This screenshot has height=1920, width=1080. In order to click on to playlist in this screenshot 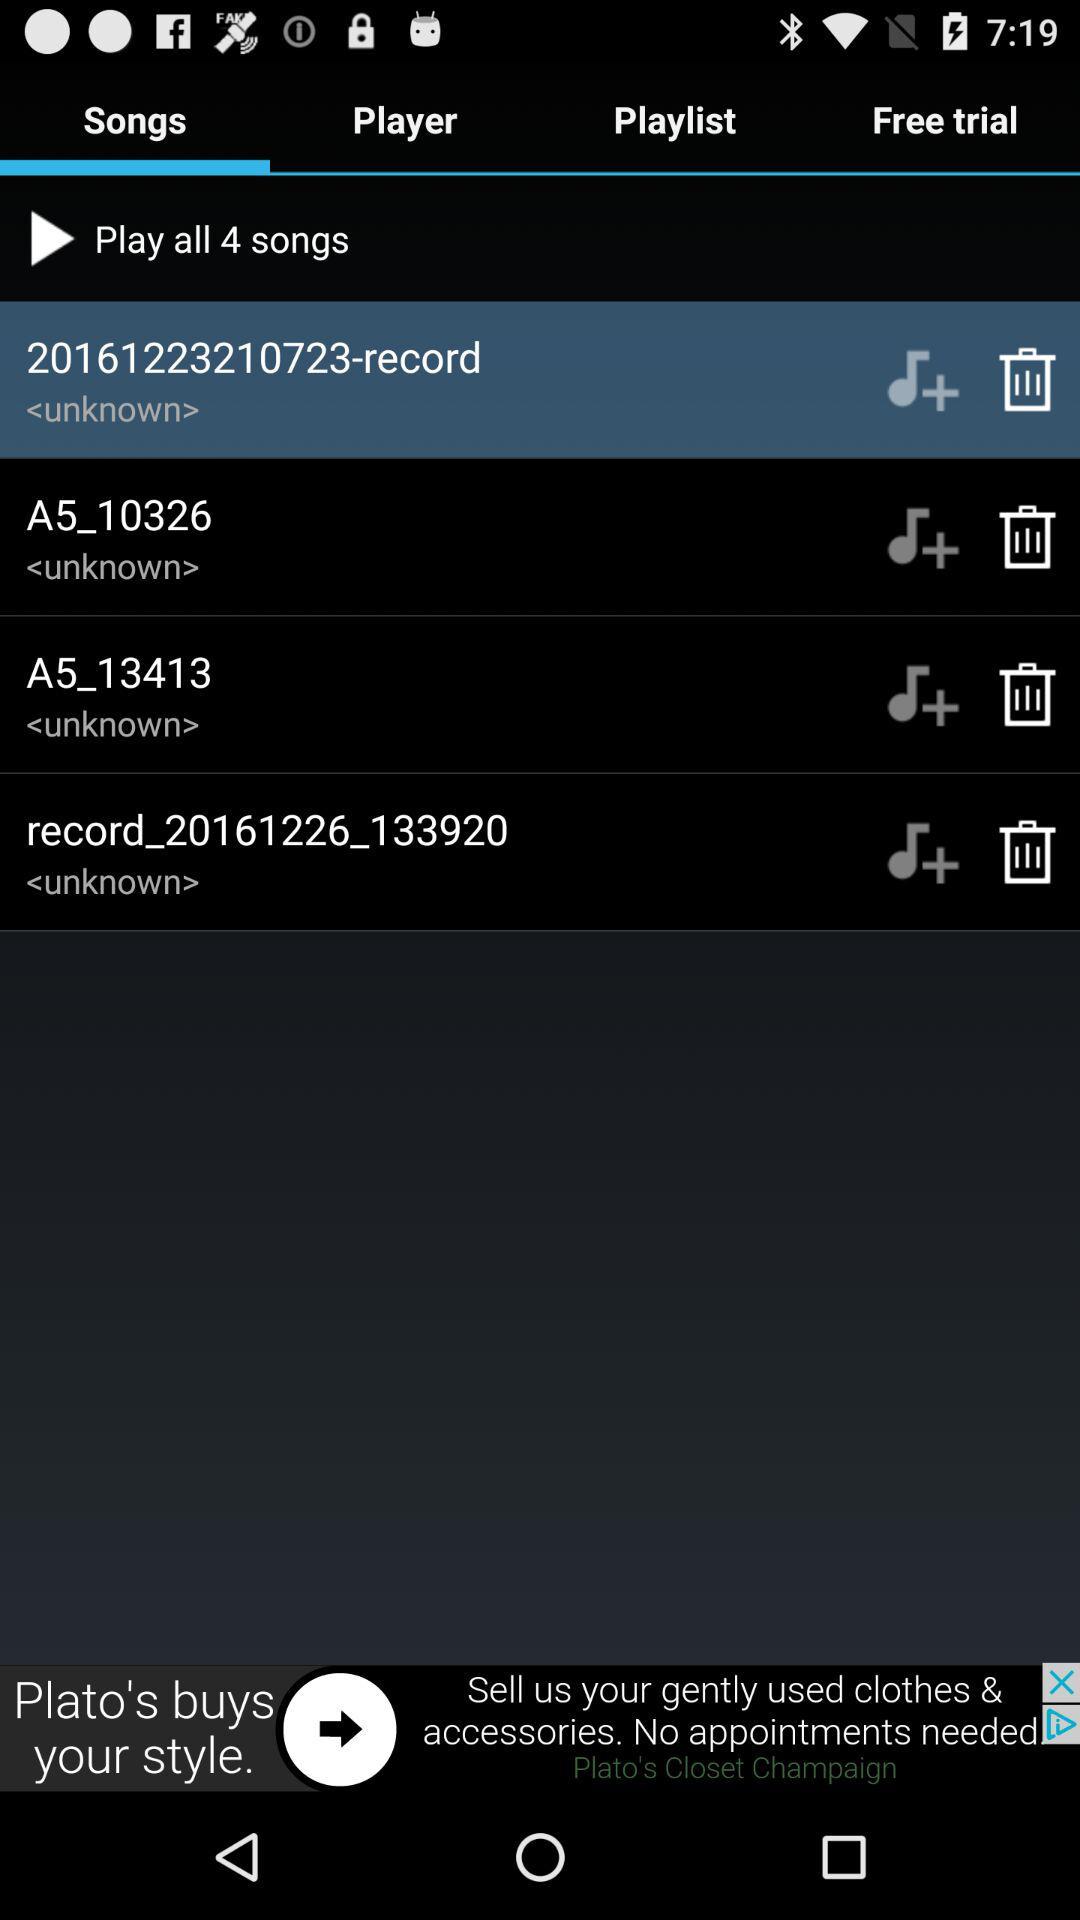, I will do `click(922, 694)`.